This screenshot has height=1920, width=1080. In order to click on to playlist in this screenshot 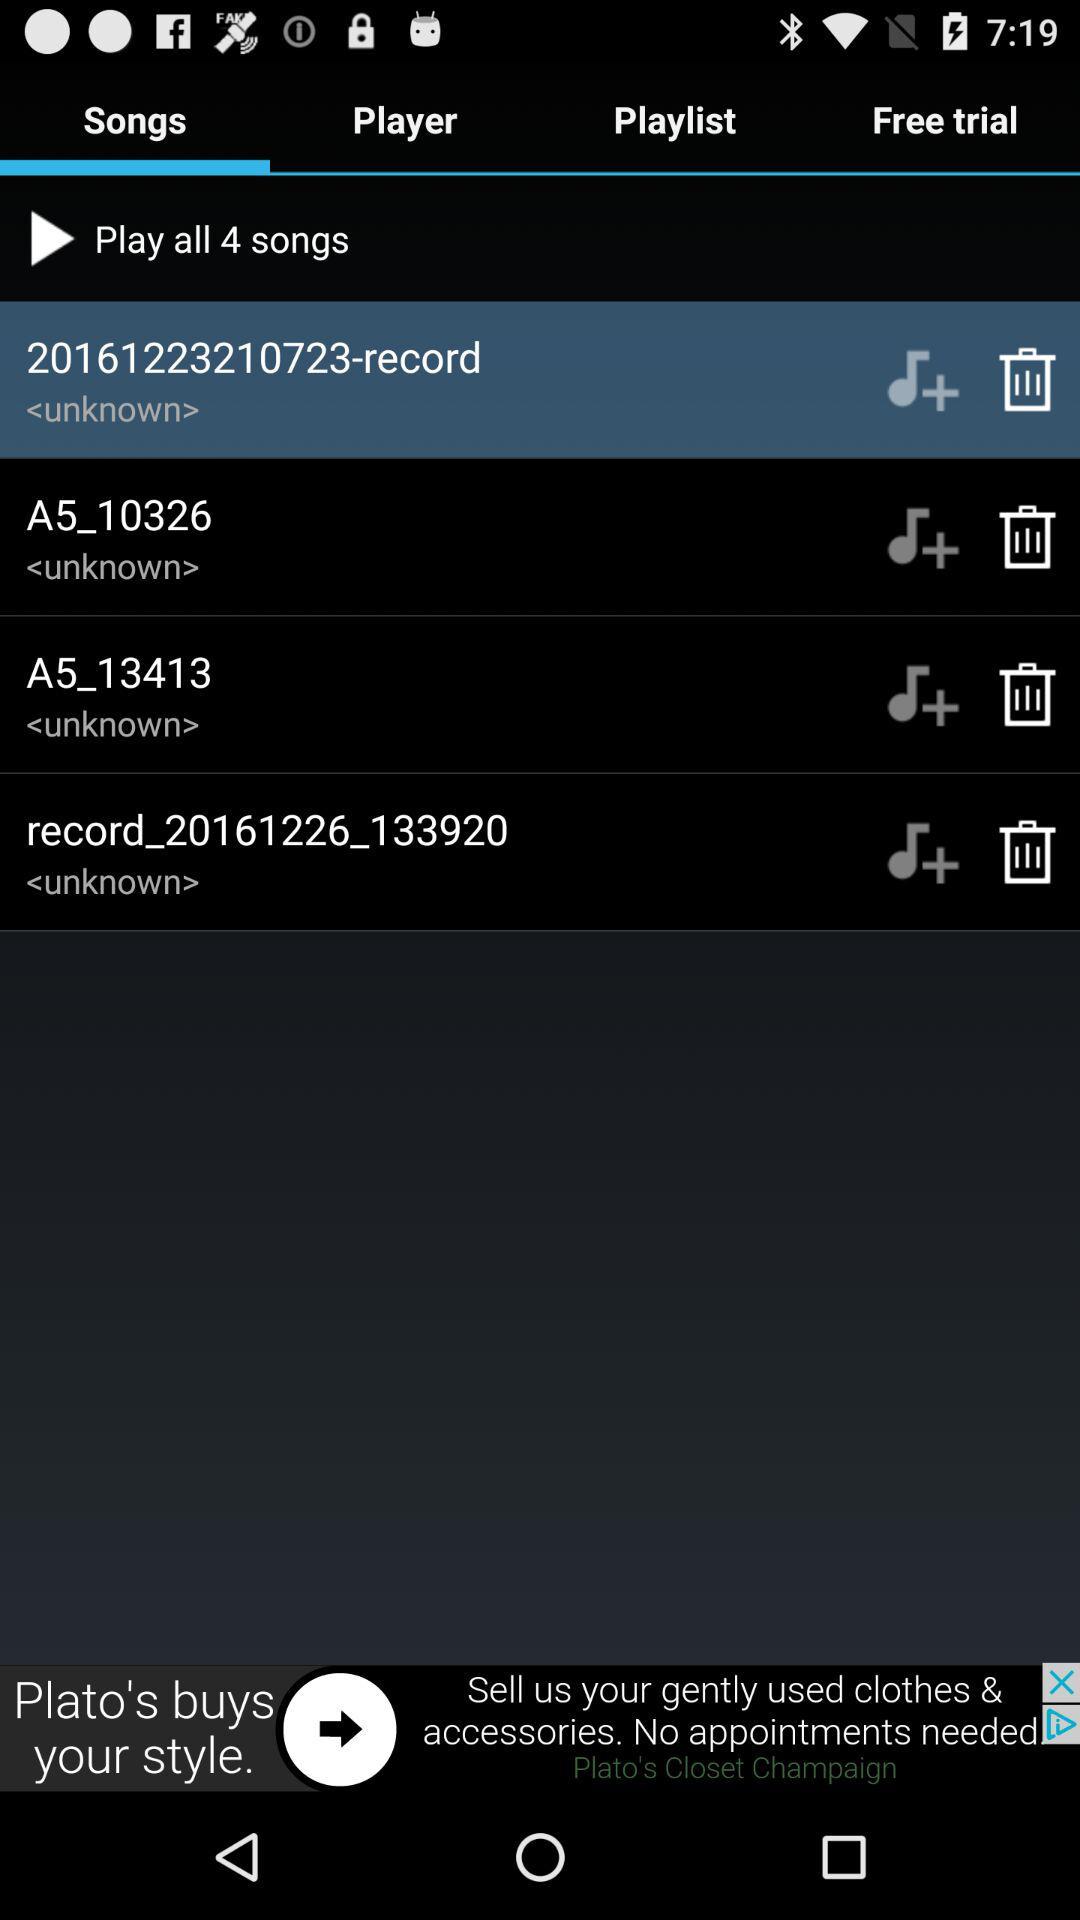, I will do `click(922, 694)`.